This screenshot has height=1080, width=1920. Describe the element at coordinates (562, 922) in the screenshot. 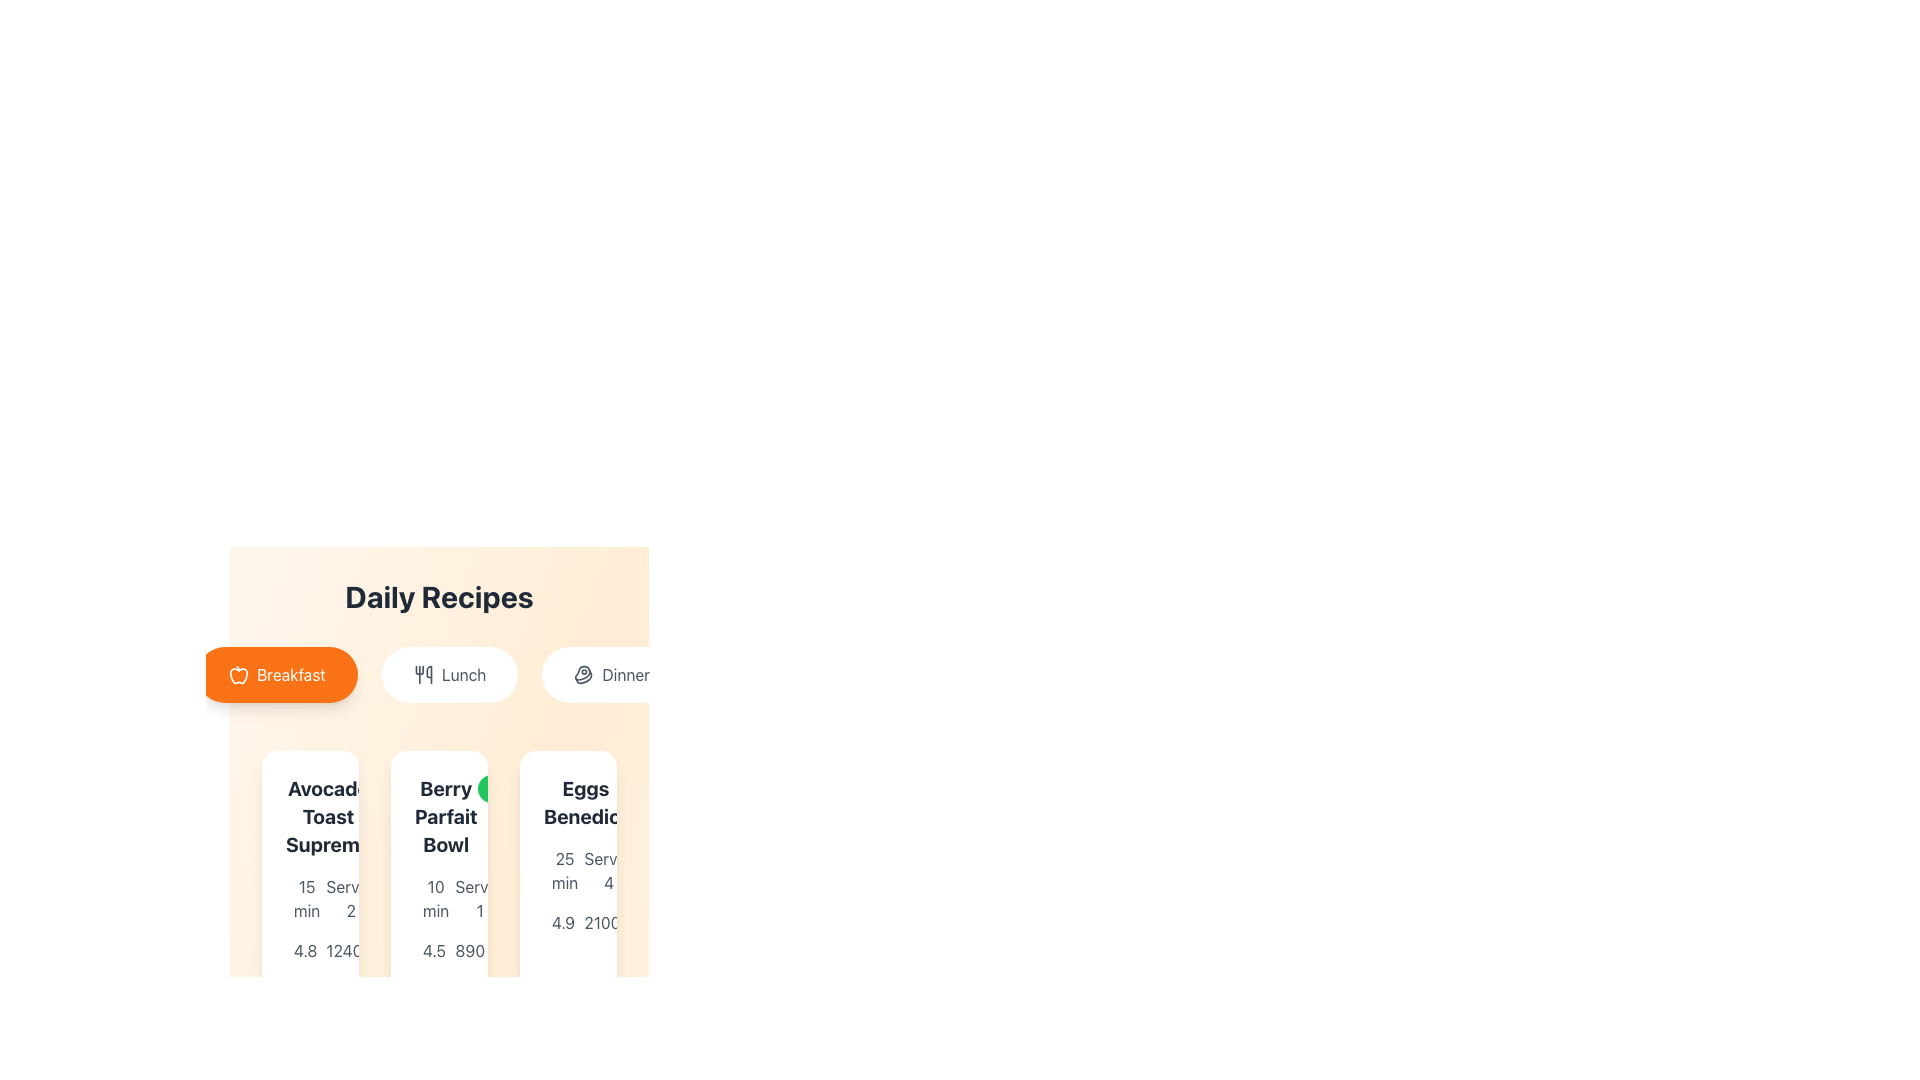

I see `displayed rating or score from the Text Display located near the bottom-right corner of the 'Eggs Benedict' recipe card in the 'Daily Recipes' section` at that location.